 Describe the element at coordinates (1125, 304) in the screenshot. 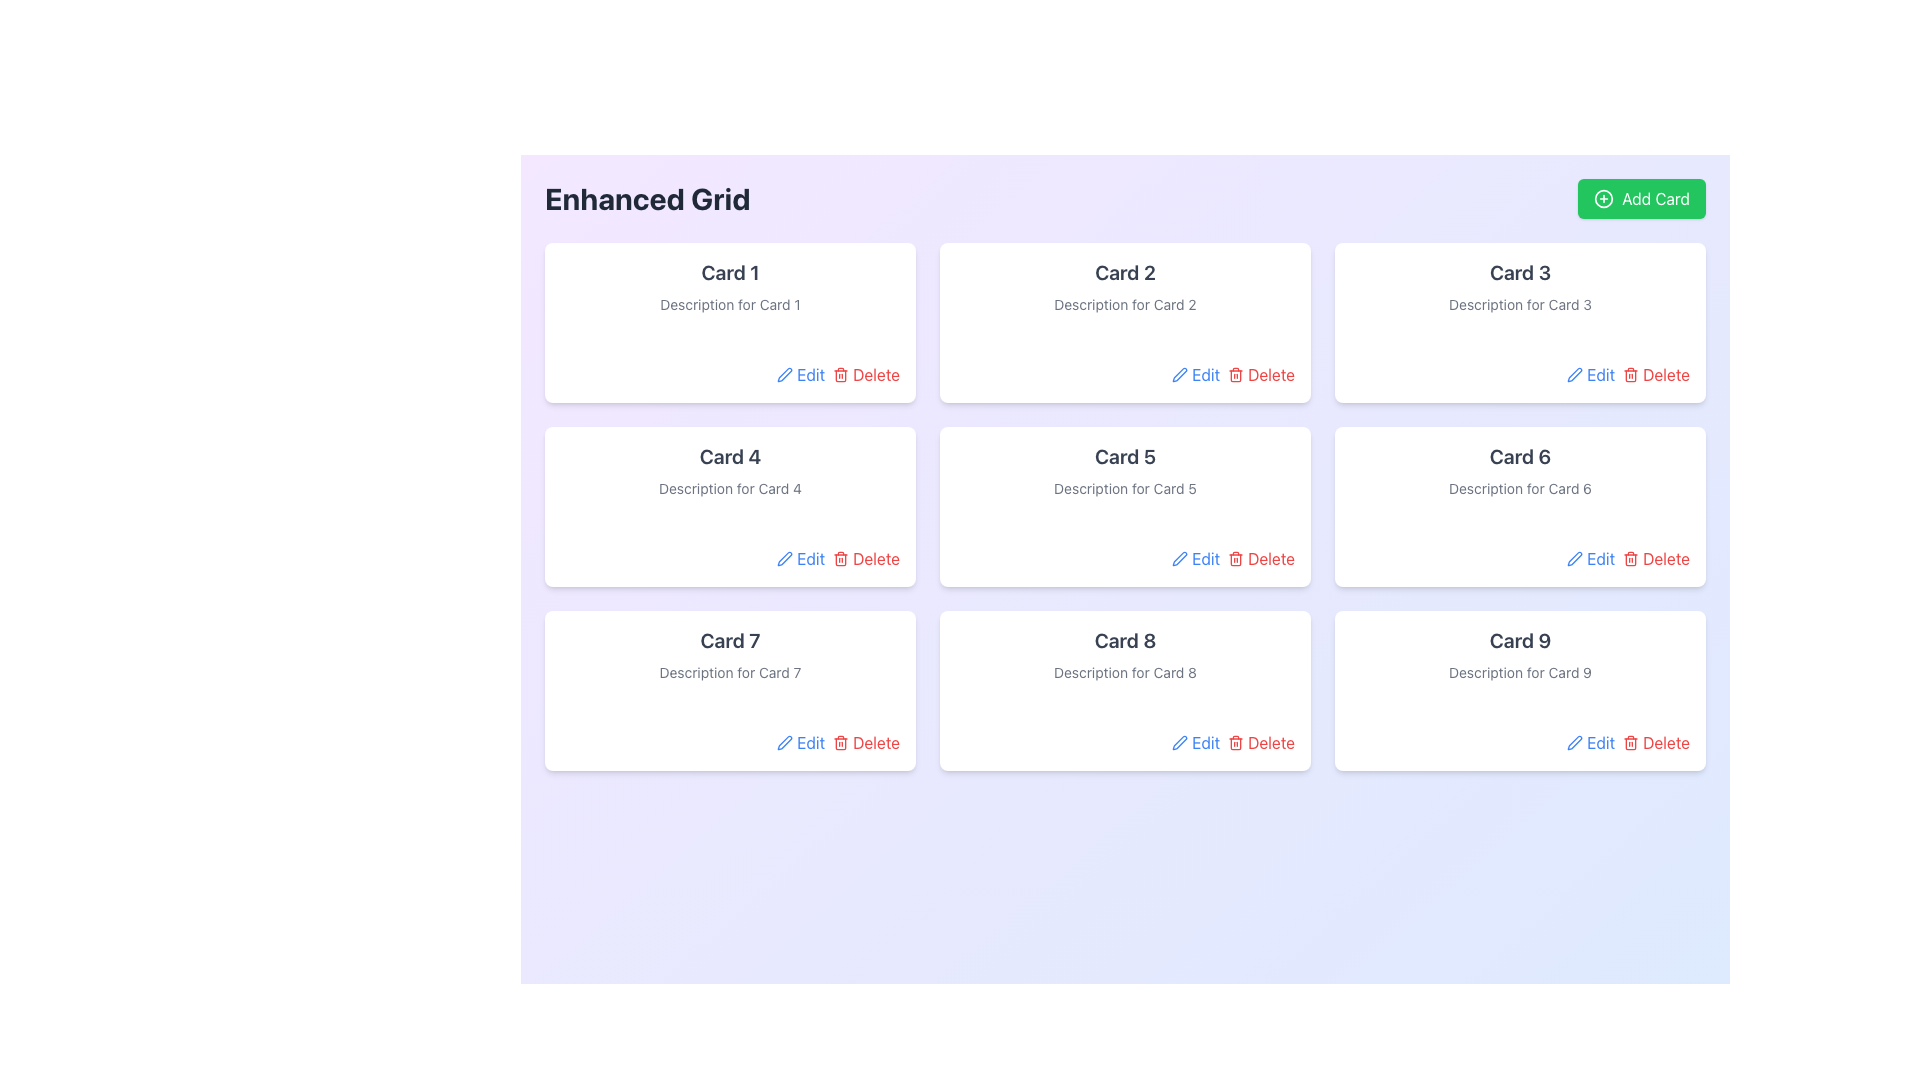

I see `the text element that displays 'Description for Card 2', located in the second column of the first row under the title 'Card 2'` at that location.